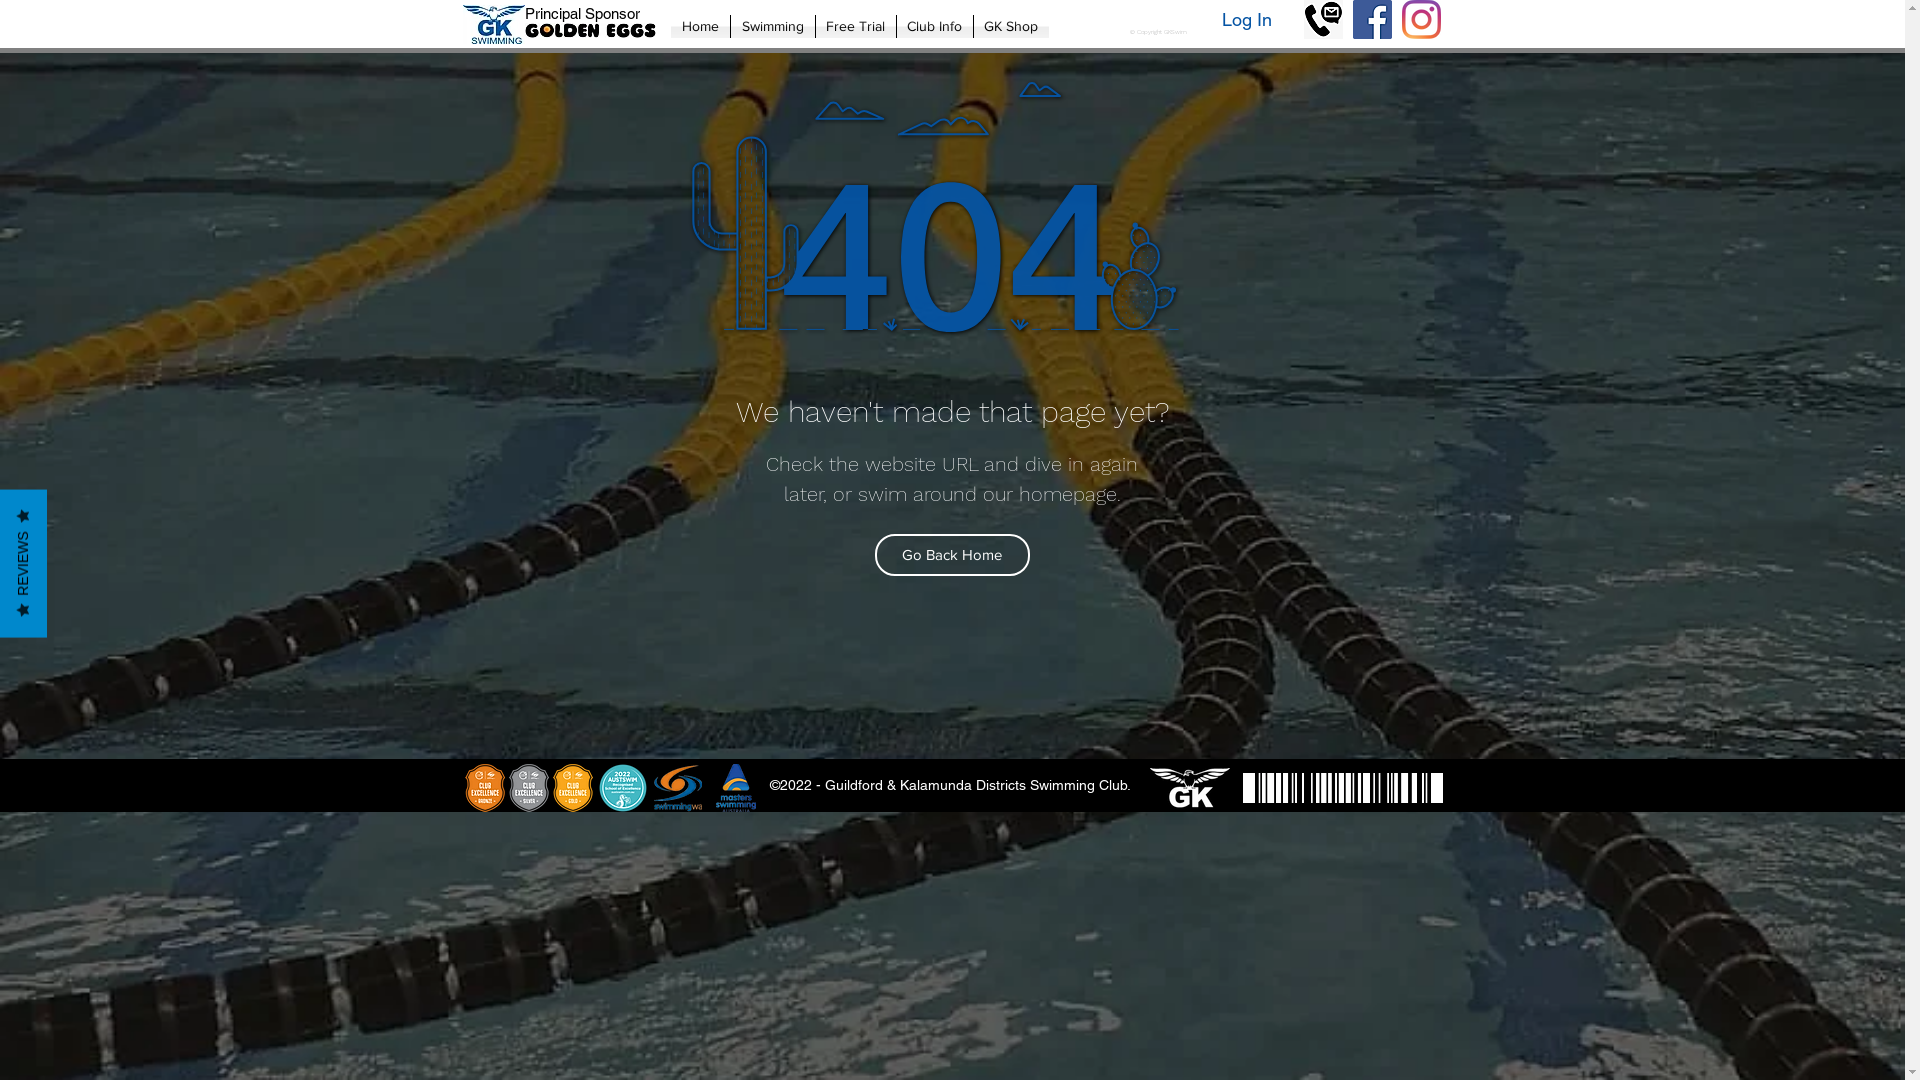  I want to click on 'FTGP_ClubExcellence_SILVER.png', so click(528, 786).